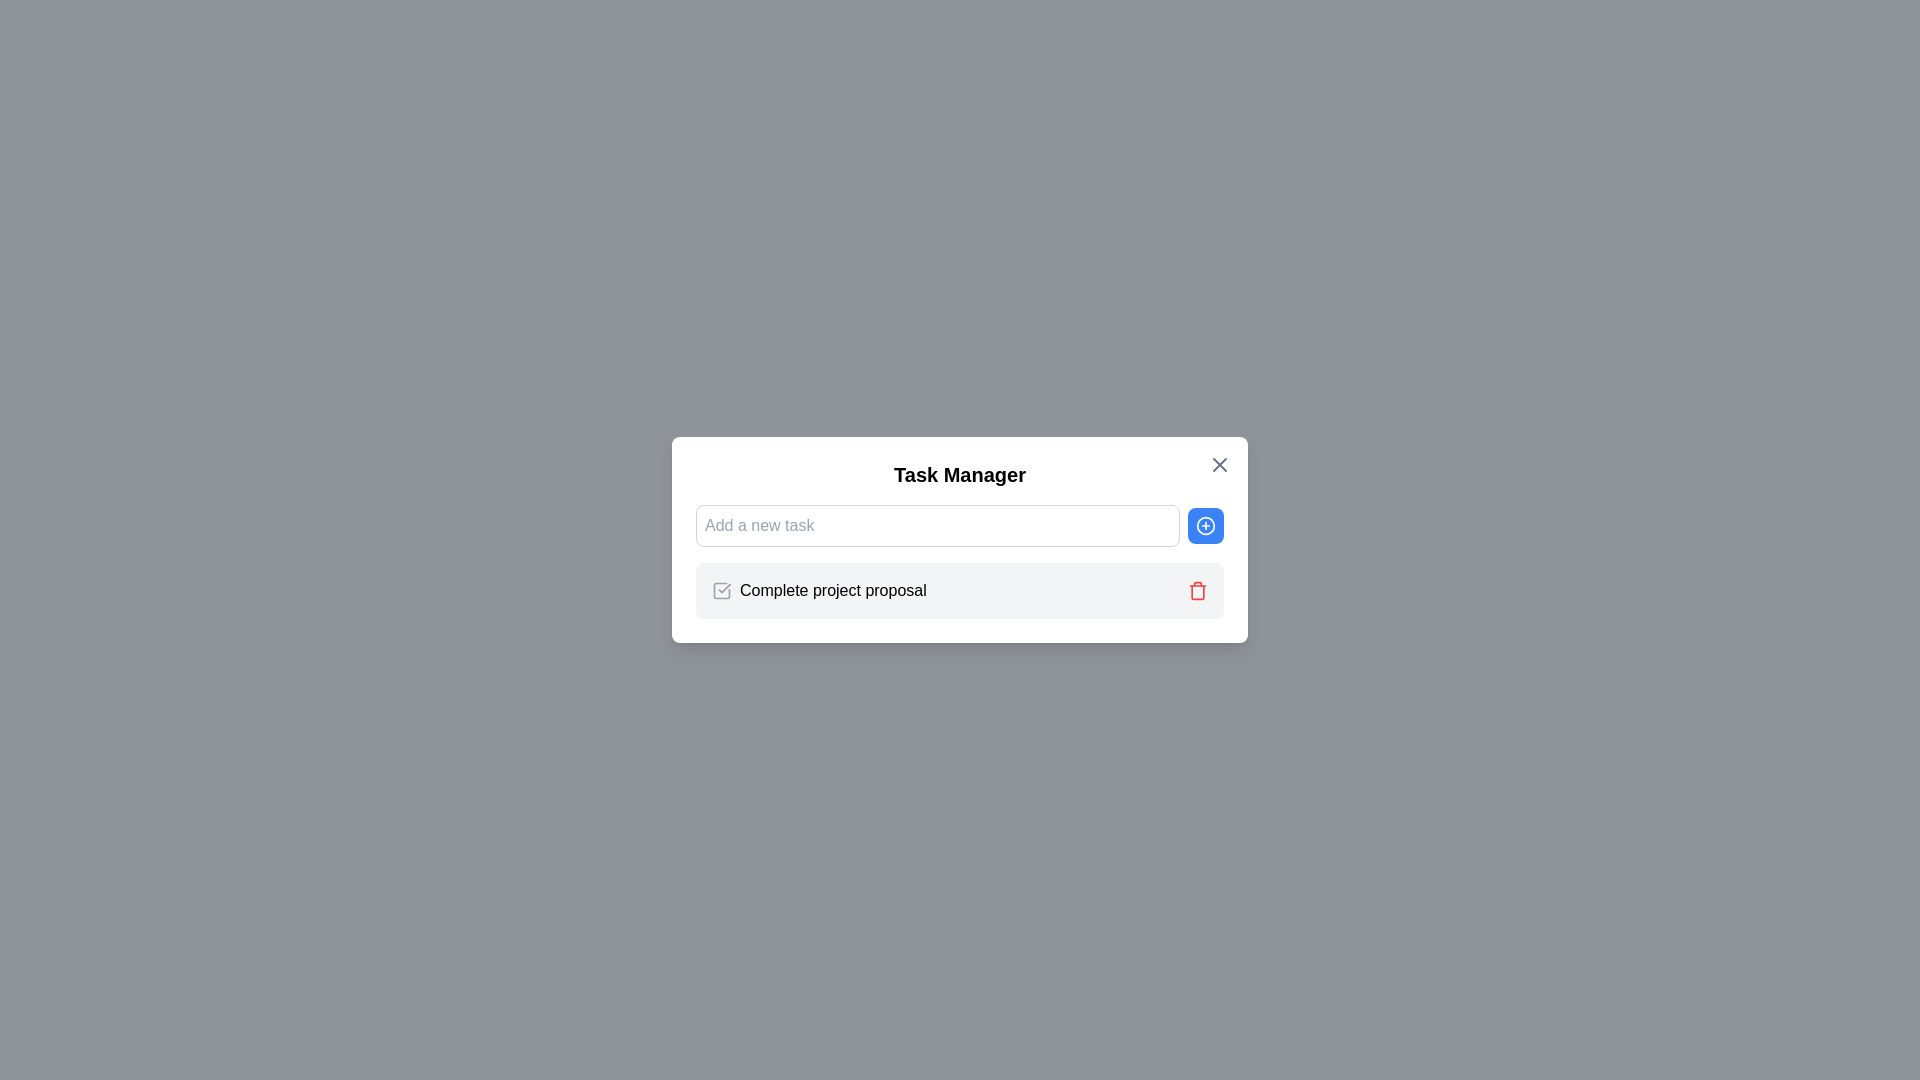 This screenshot has height=1080, width=1920. What do you see at coordinates (1218, 465) in the screenshot?
I see `the close button styled as a gray 'X' icon located at the top-right corner of the 'Task Manager' modal` at bounding box center [1218, 465].